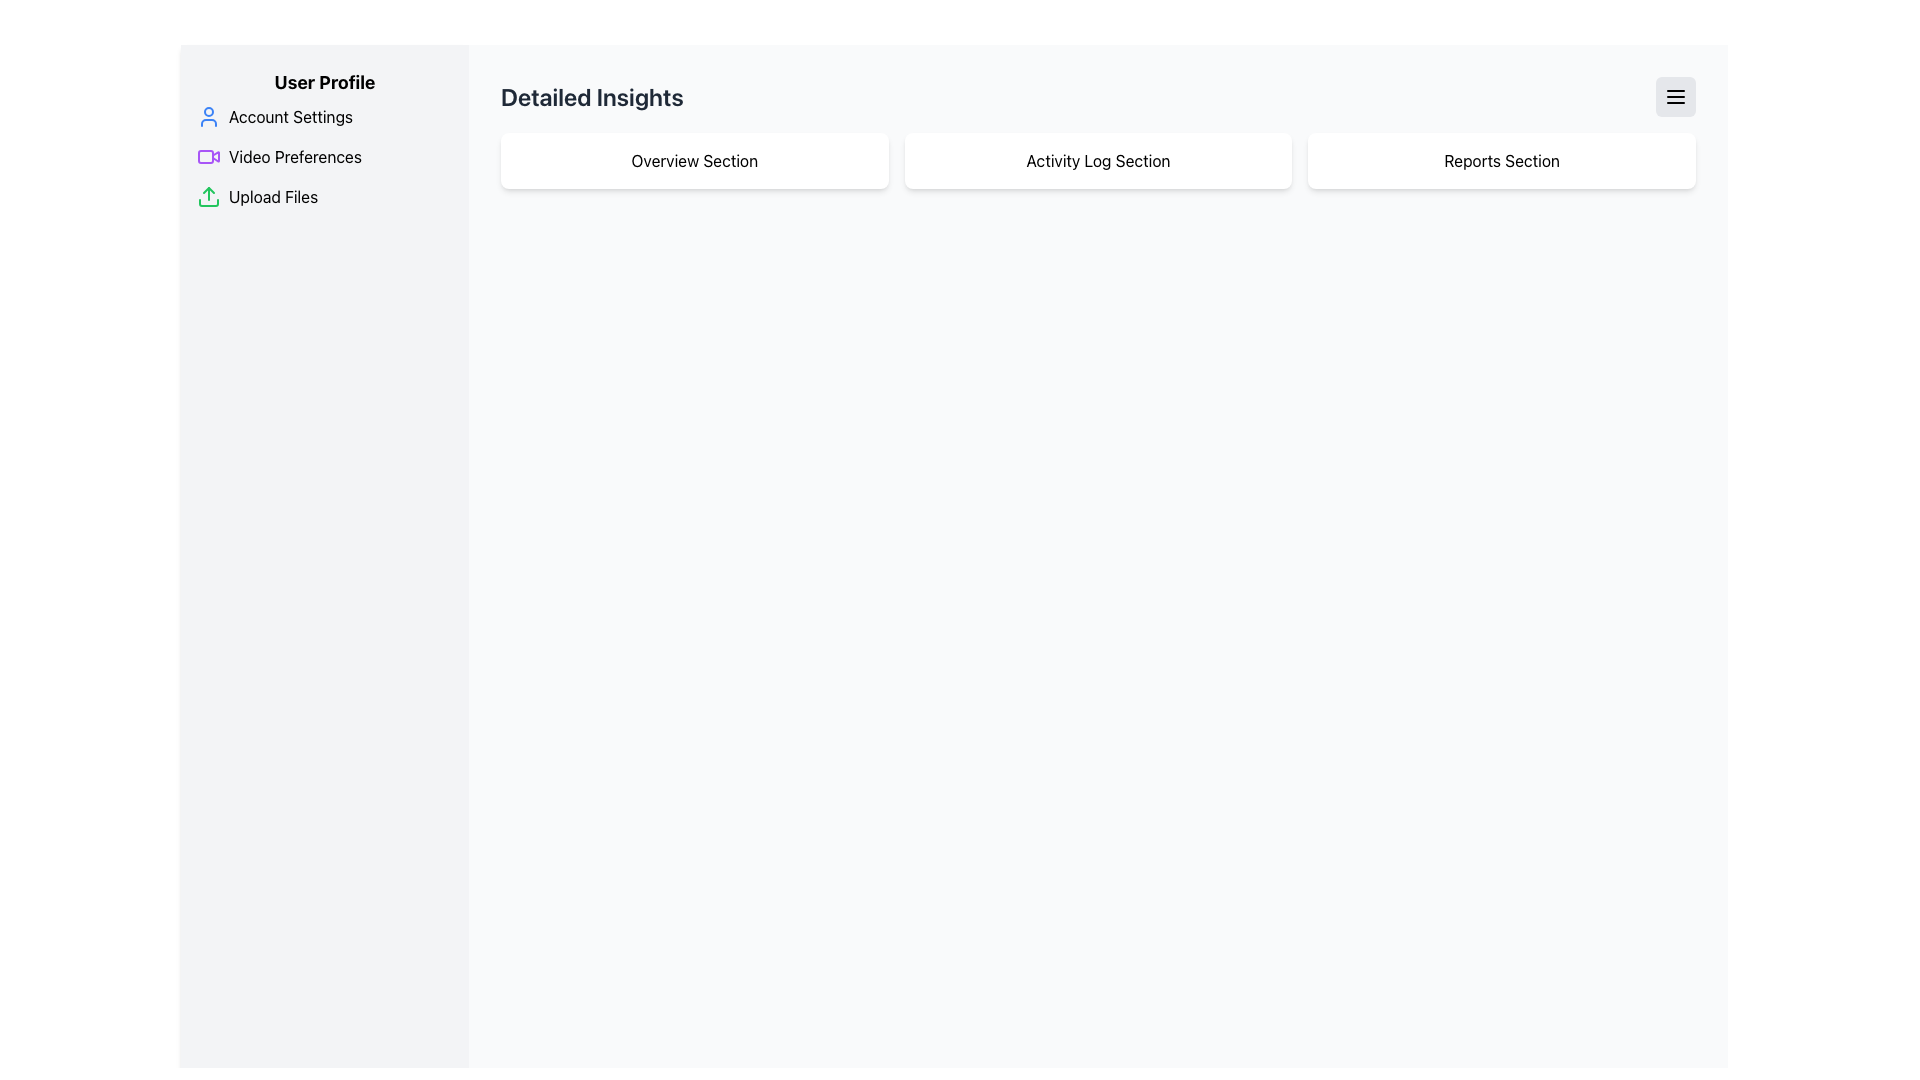 The image size is (1920, 1080). Describe the element at coordinates (1675, 96) in the screenshot. I see `the menu toggle icon located in the top-right corner of the application layout` at that location.